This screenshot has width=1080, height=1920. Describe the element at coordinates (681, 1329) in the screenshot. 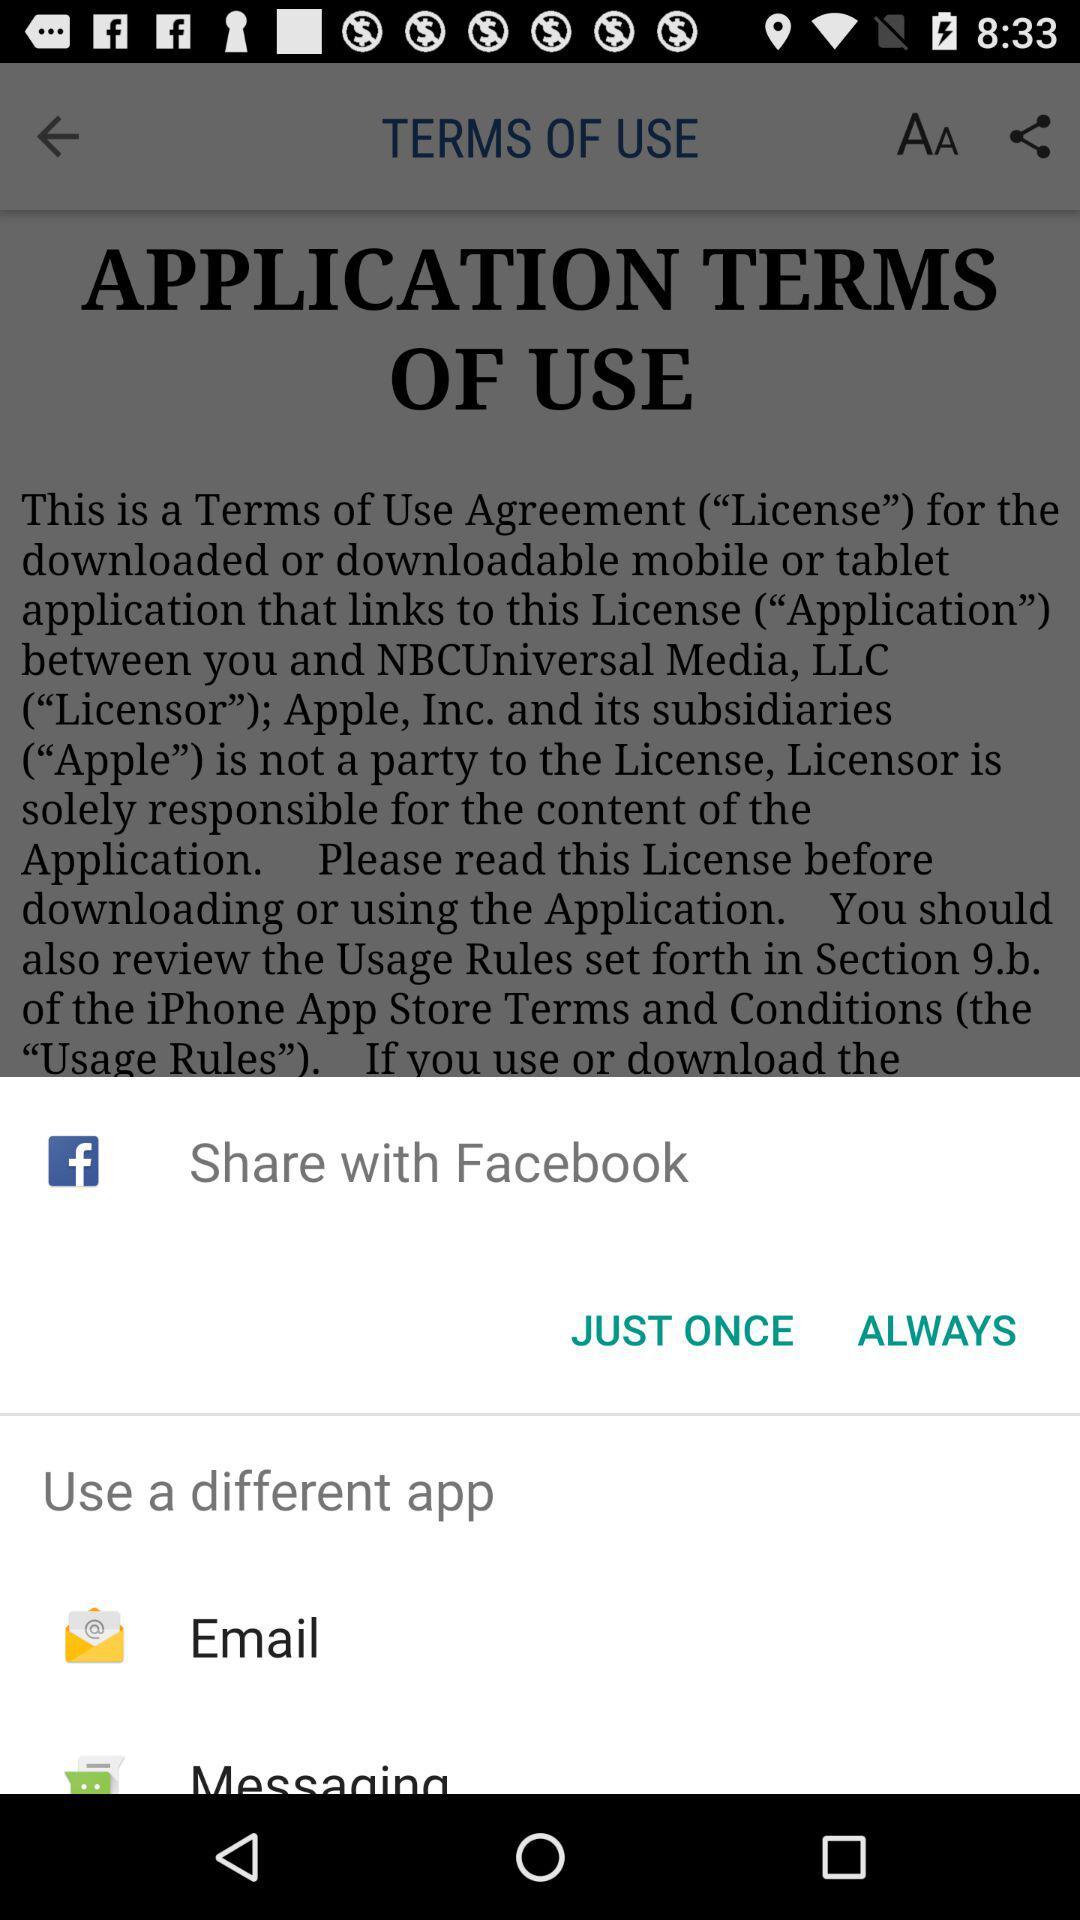

I see `the icon next to always item` at that location.